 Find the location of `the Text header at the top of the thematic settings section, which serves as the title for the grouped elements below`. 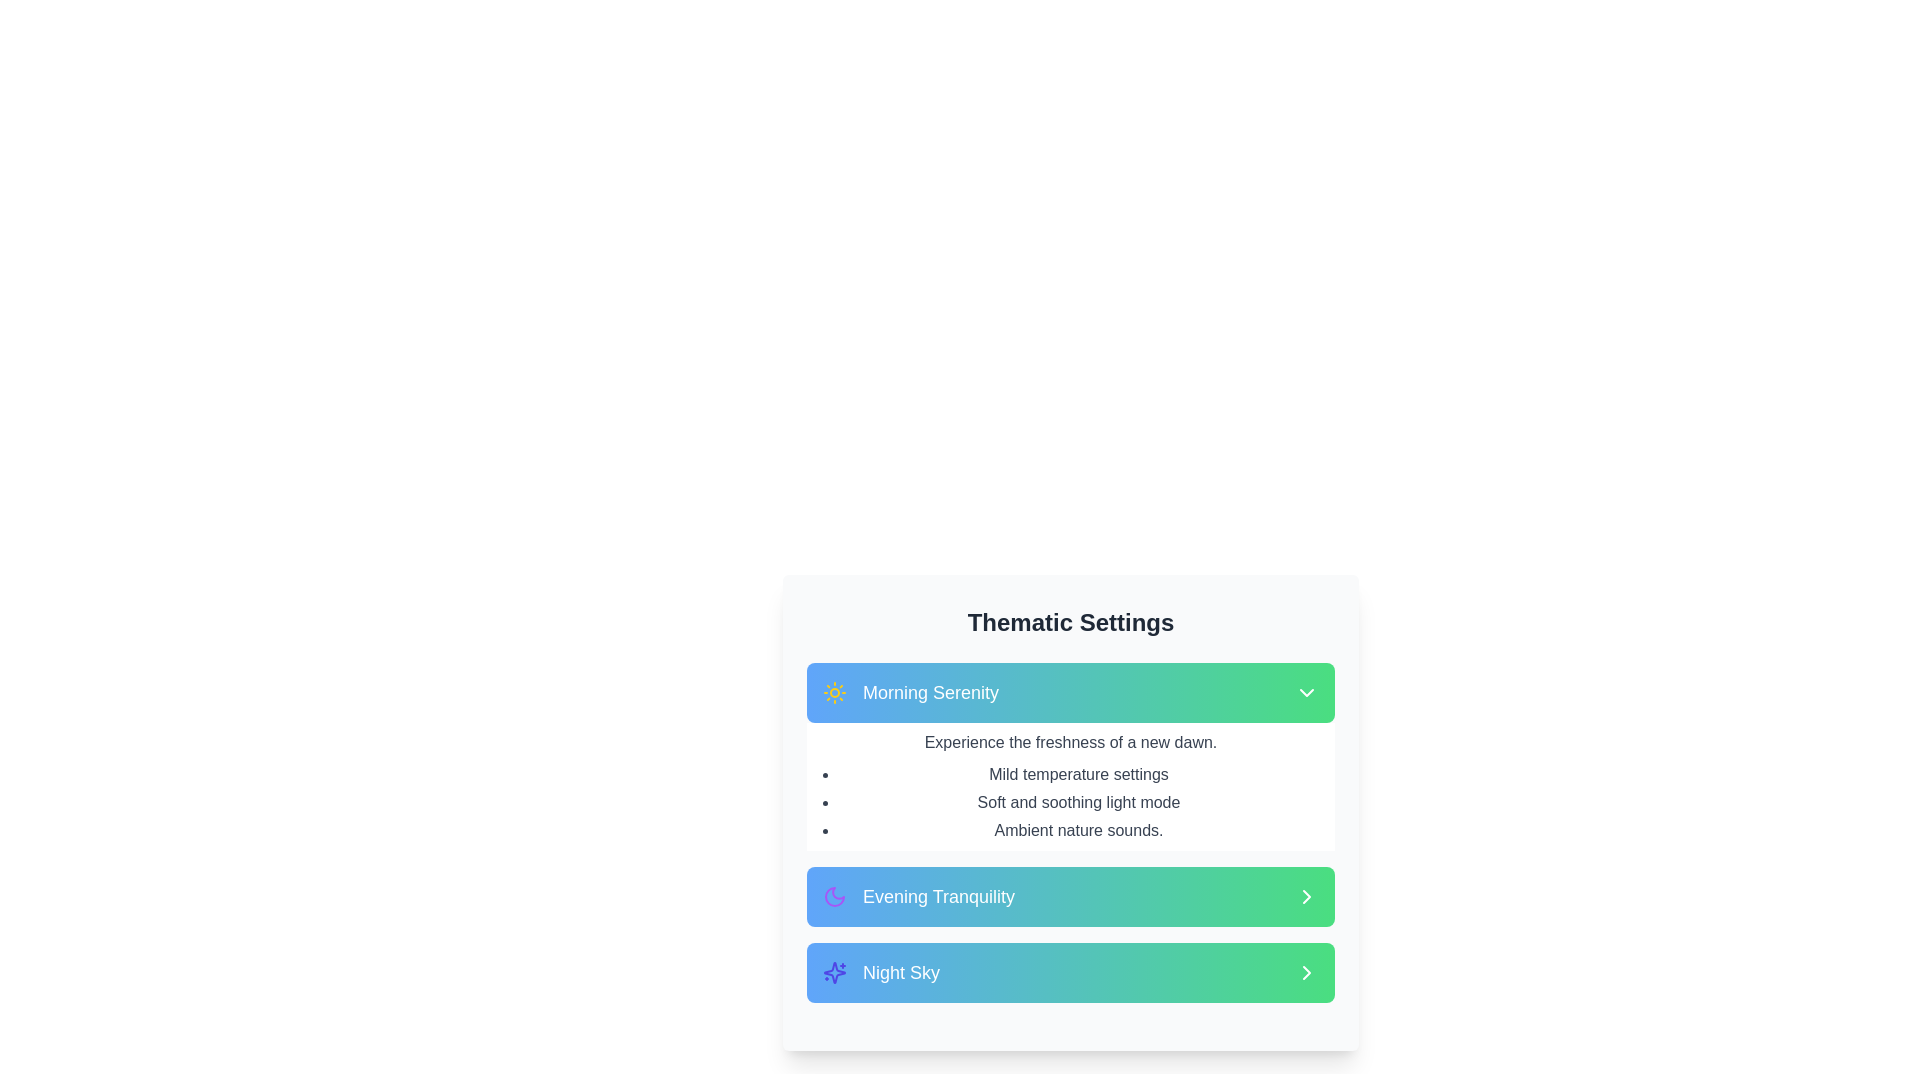

the Text header at the top of the thematic settings section, which serves as the title for the grouped elements below is located at coordinates (1069, 622).